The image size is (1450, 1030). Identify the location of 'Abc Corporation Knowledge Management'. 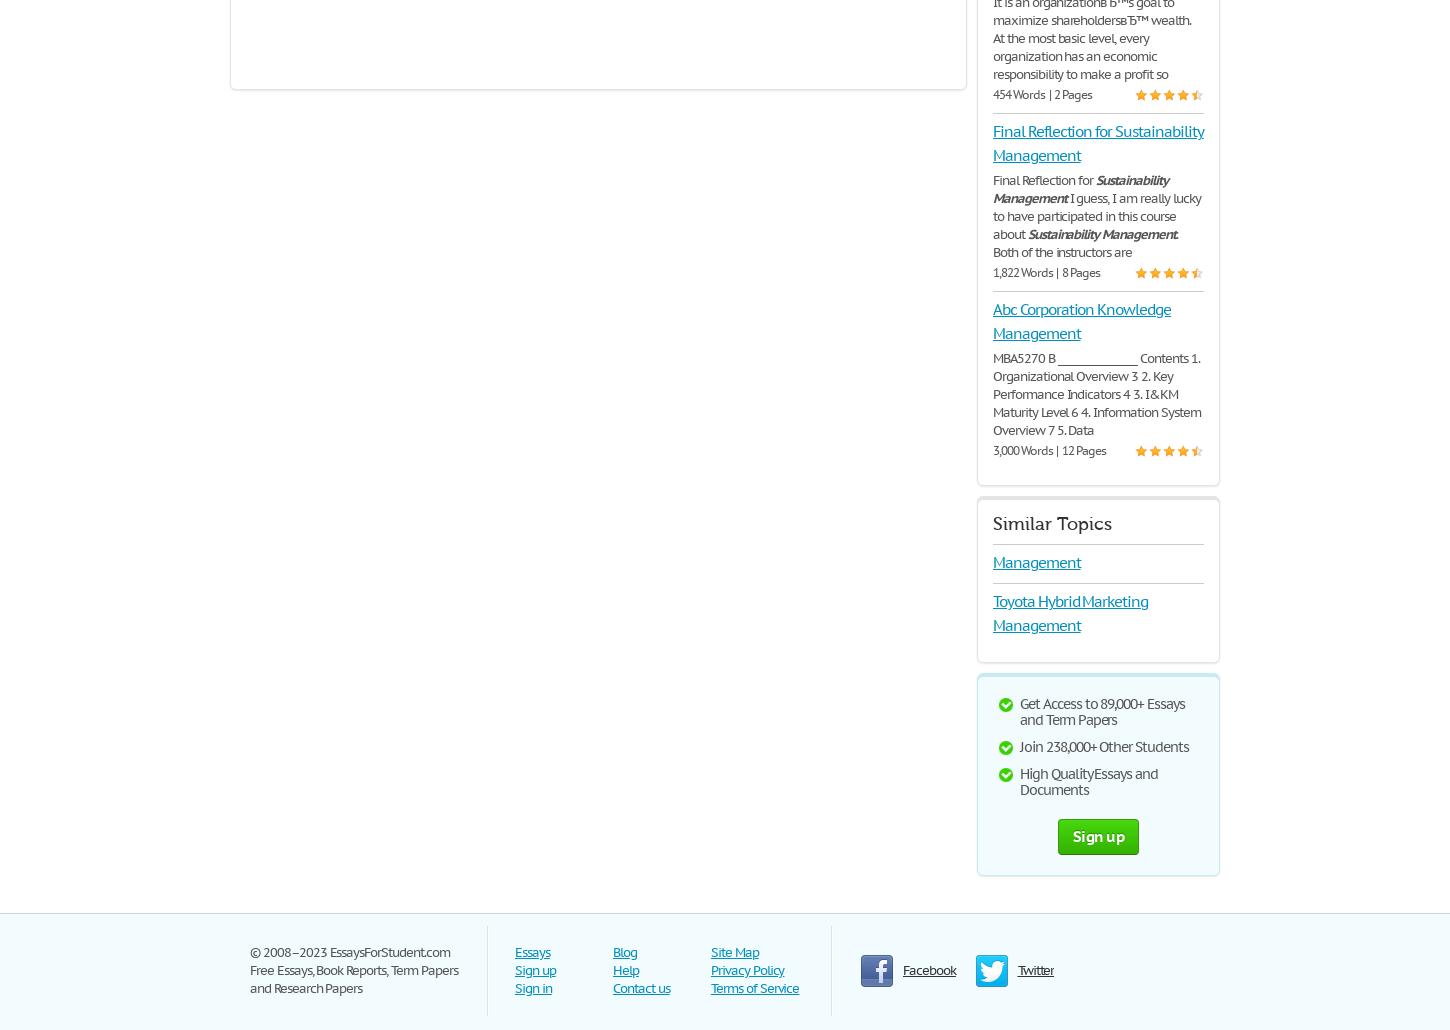
(992, 320).